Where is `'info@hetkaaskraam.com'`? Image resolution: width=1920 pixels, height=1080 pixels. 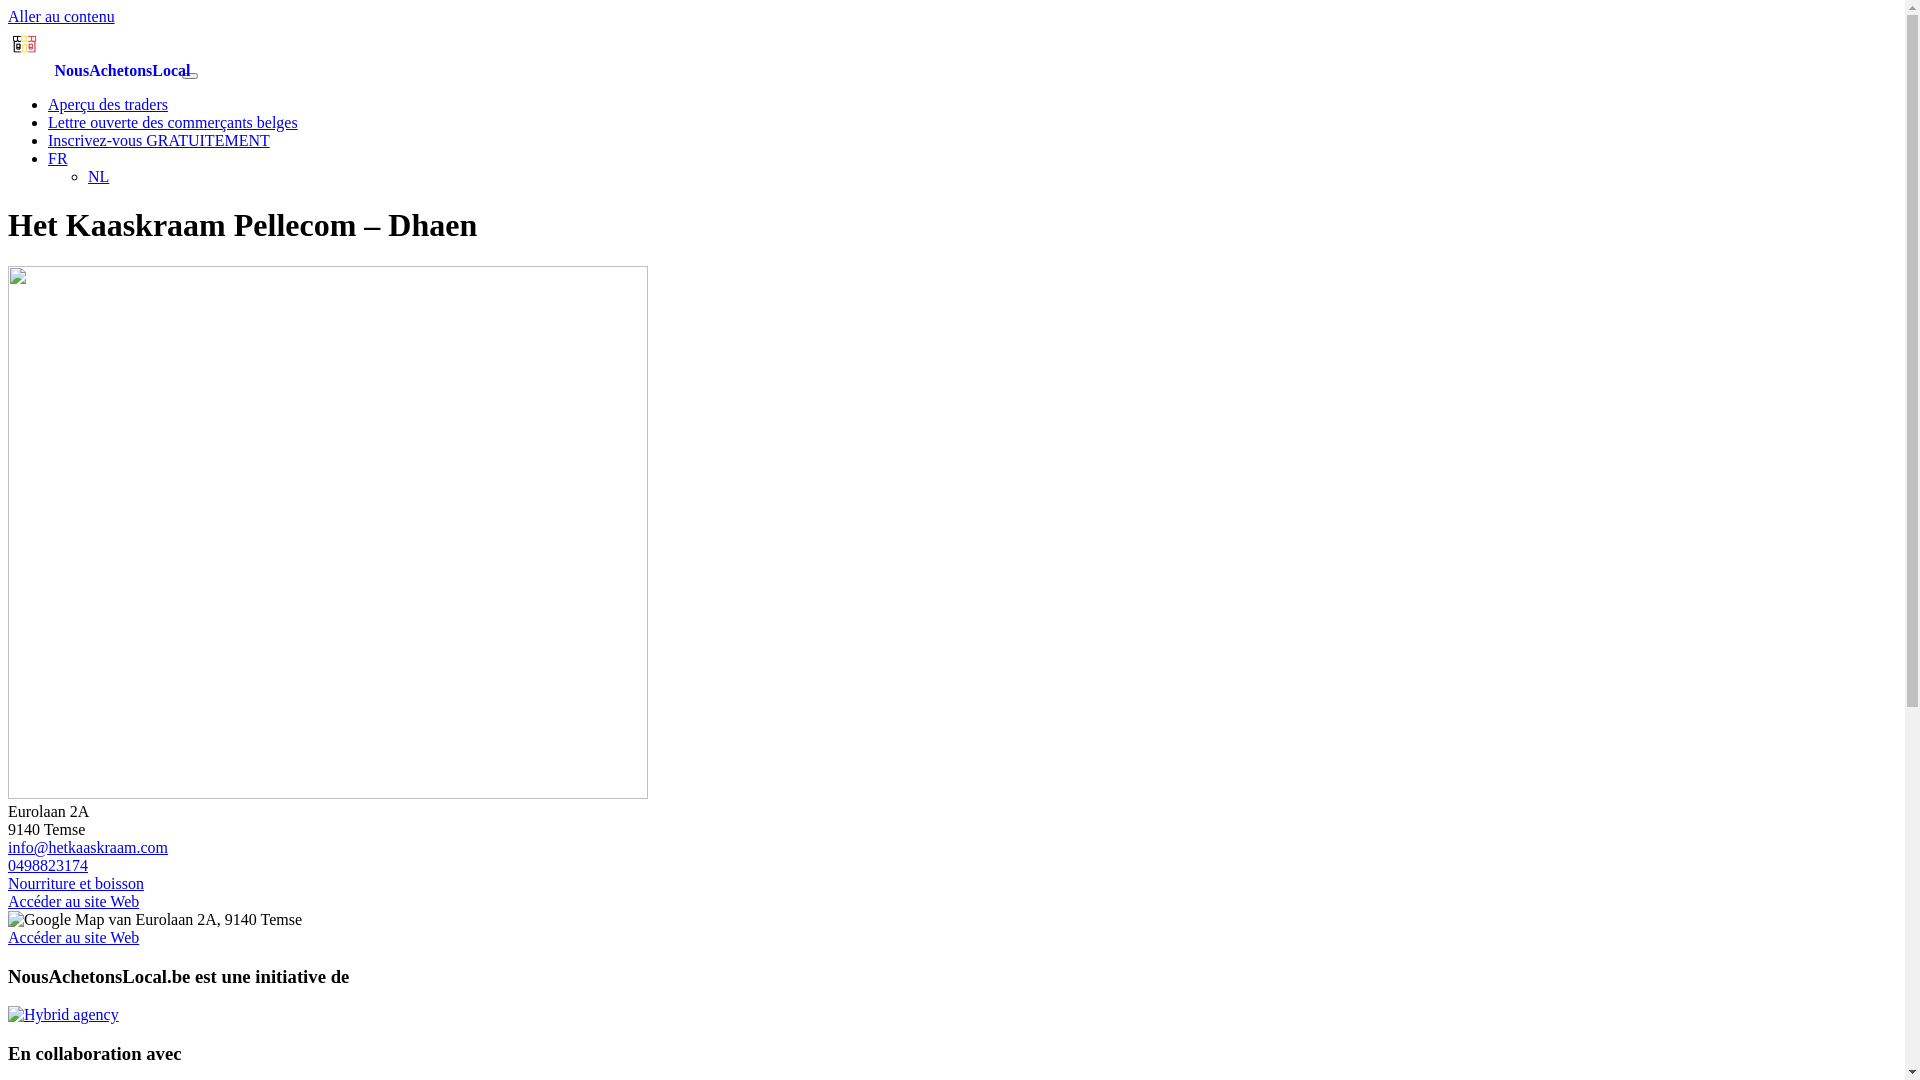
'info@hetkaaskraam.com' is located at coordinates (86, 847).